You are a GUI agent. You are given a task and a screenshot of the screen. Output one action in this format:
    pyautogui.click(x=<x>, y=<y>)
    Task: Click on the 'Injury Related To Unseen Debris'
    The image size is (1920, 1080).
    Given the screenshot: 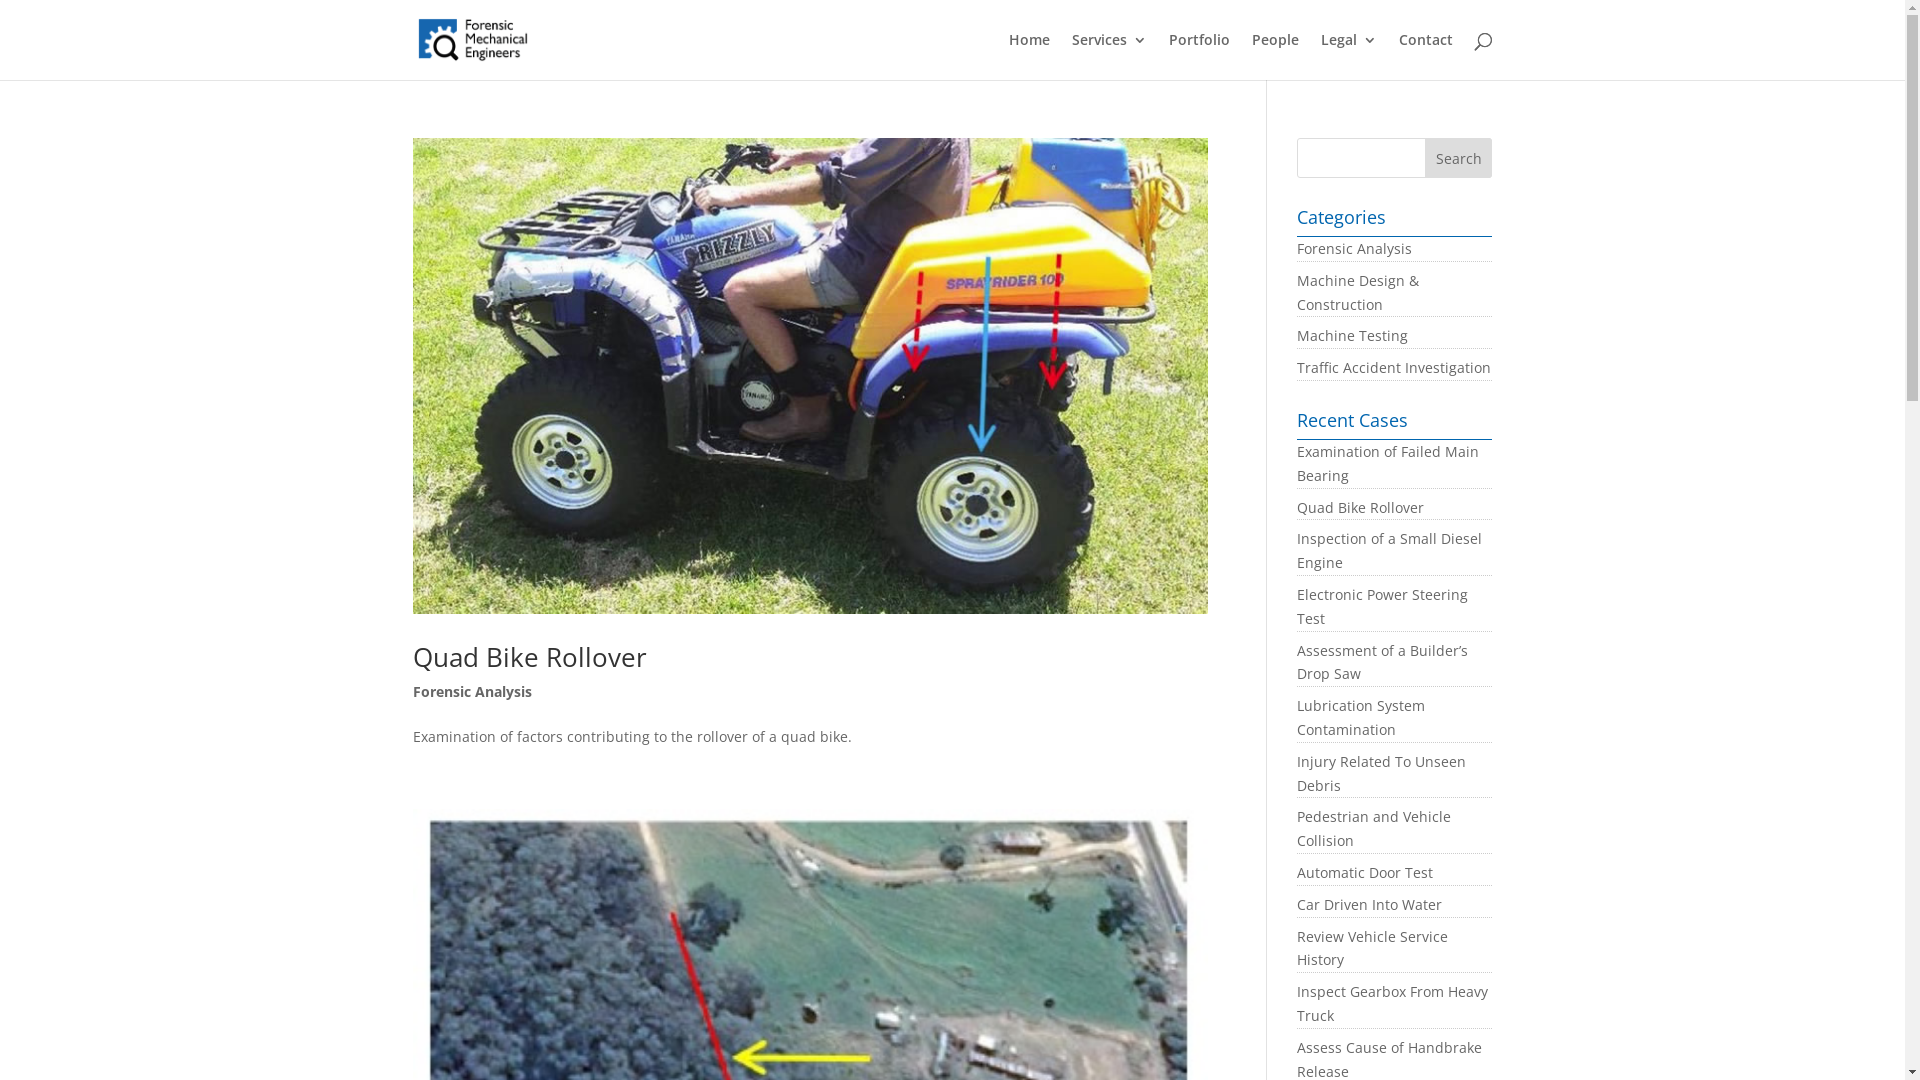 What is the action you would take?
    pyautogui.click(x=1380, y=772)
    